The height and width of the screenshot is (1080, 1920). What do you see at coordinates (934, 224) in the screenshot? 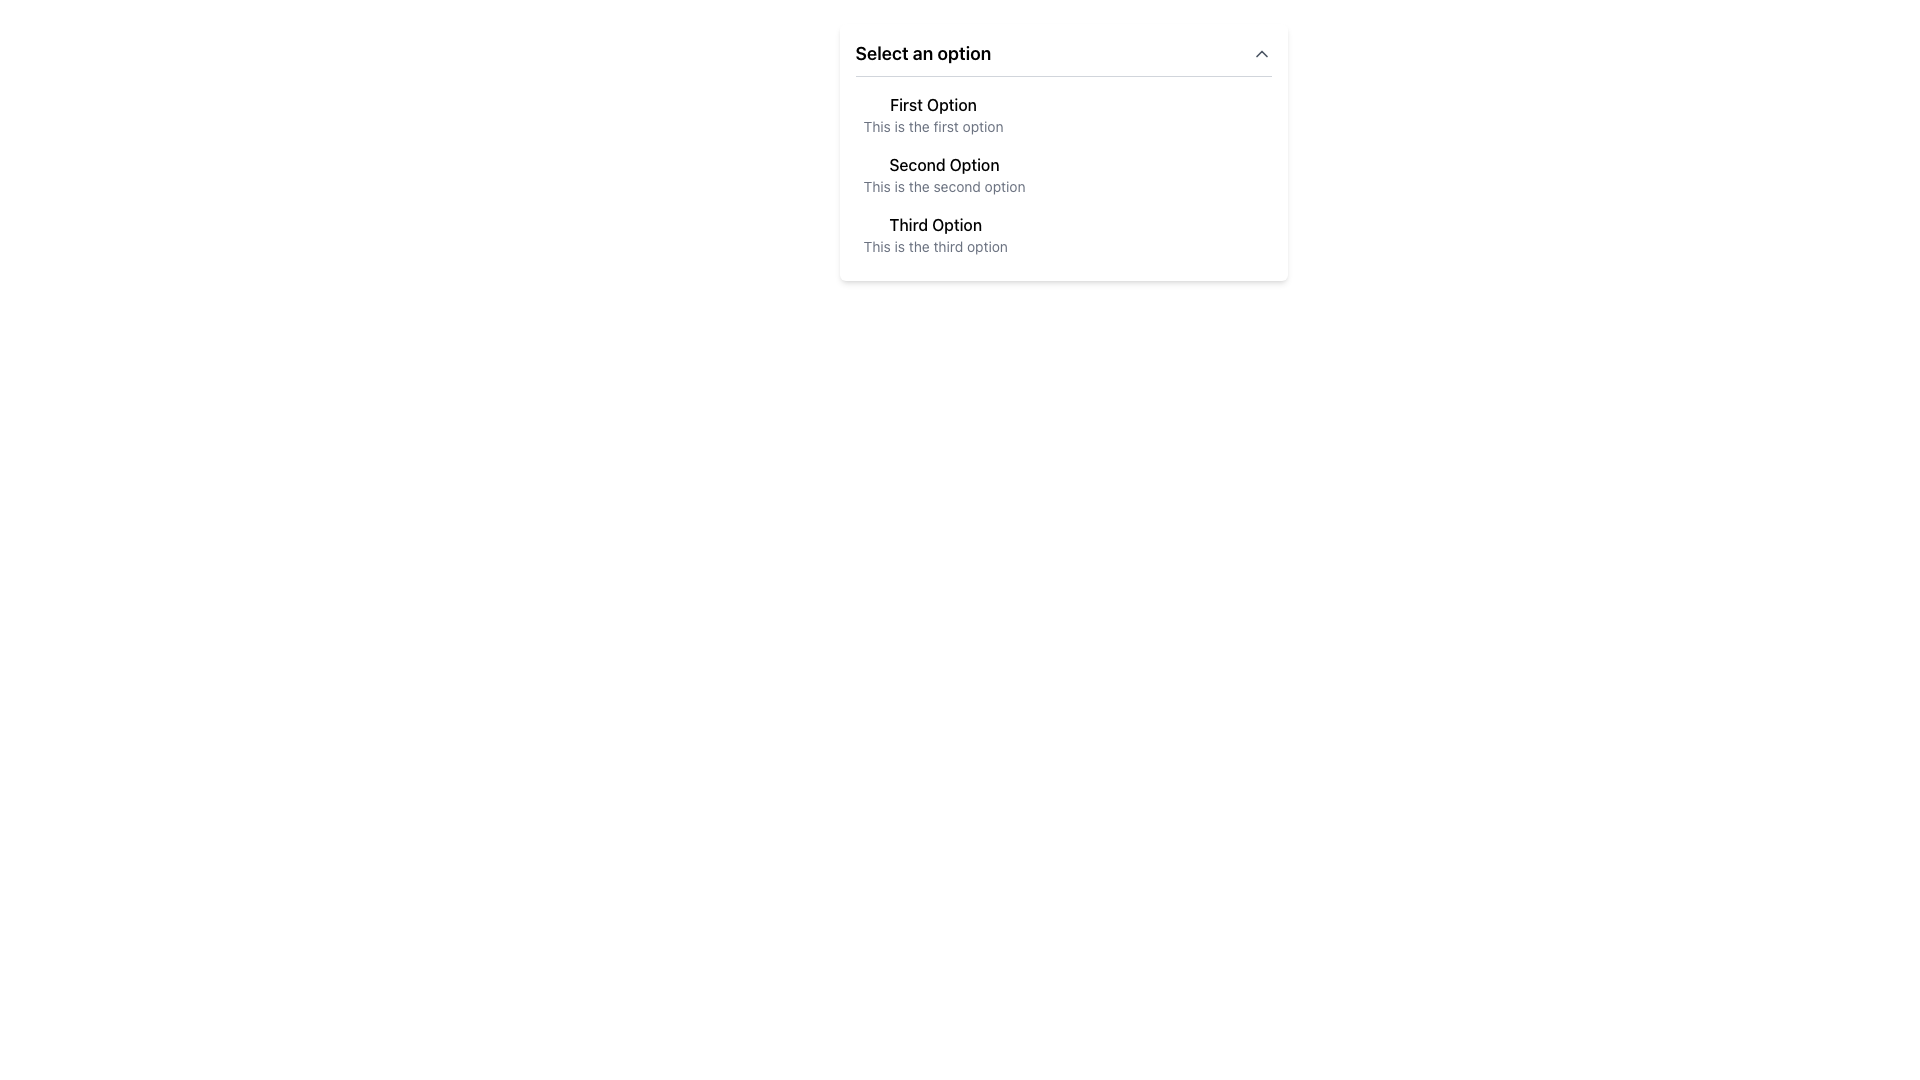
I see `the bold textual label reading 'Third Option'` at bounding box center [934, 224].